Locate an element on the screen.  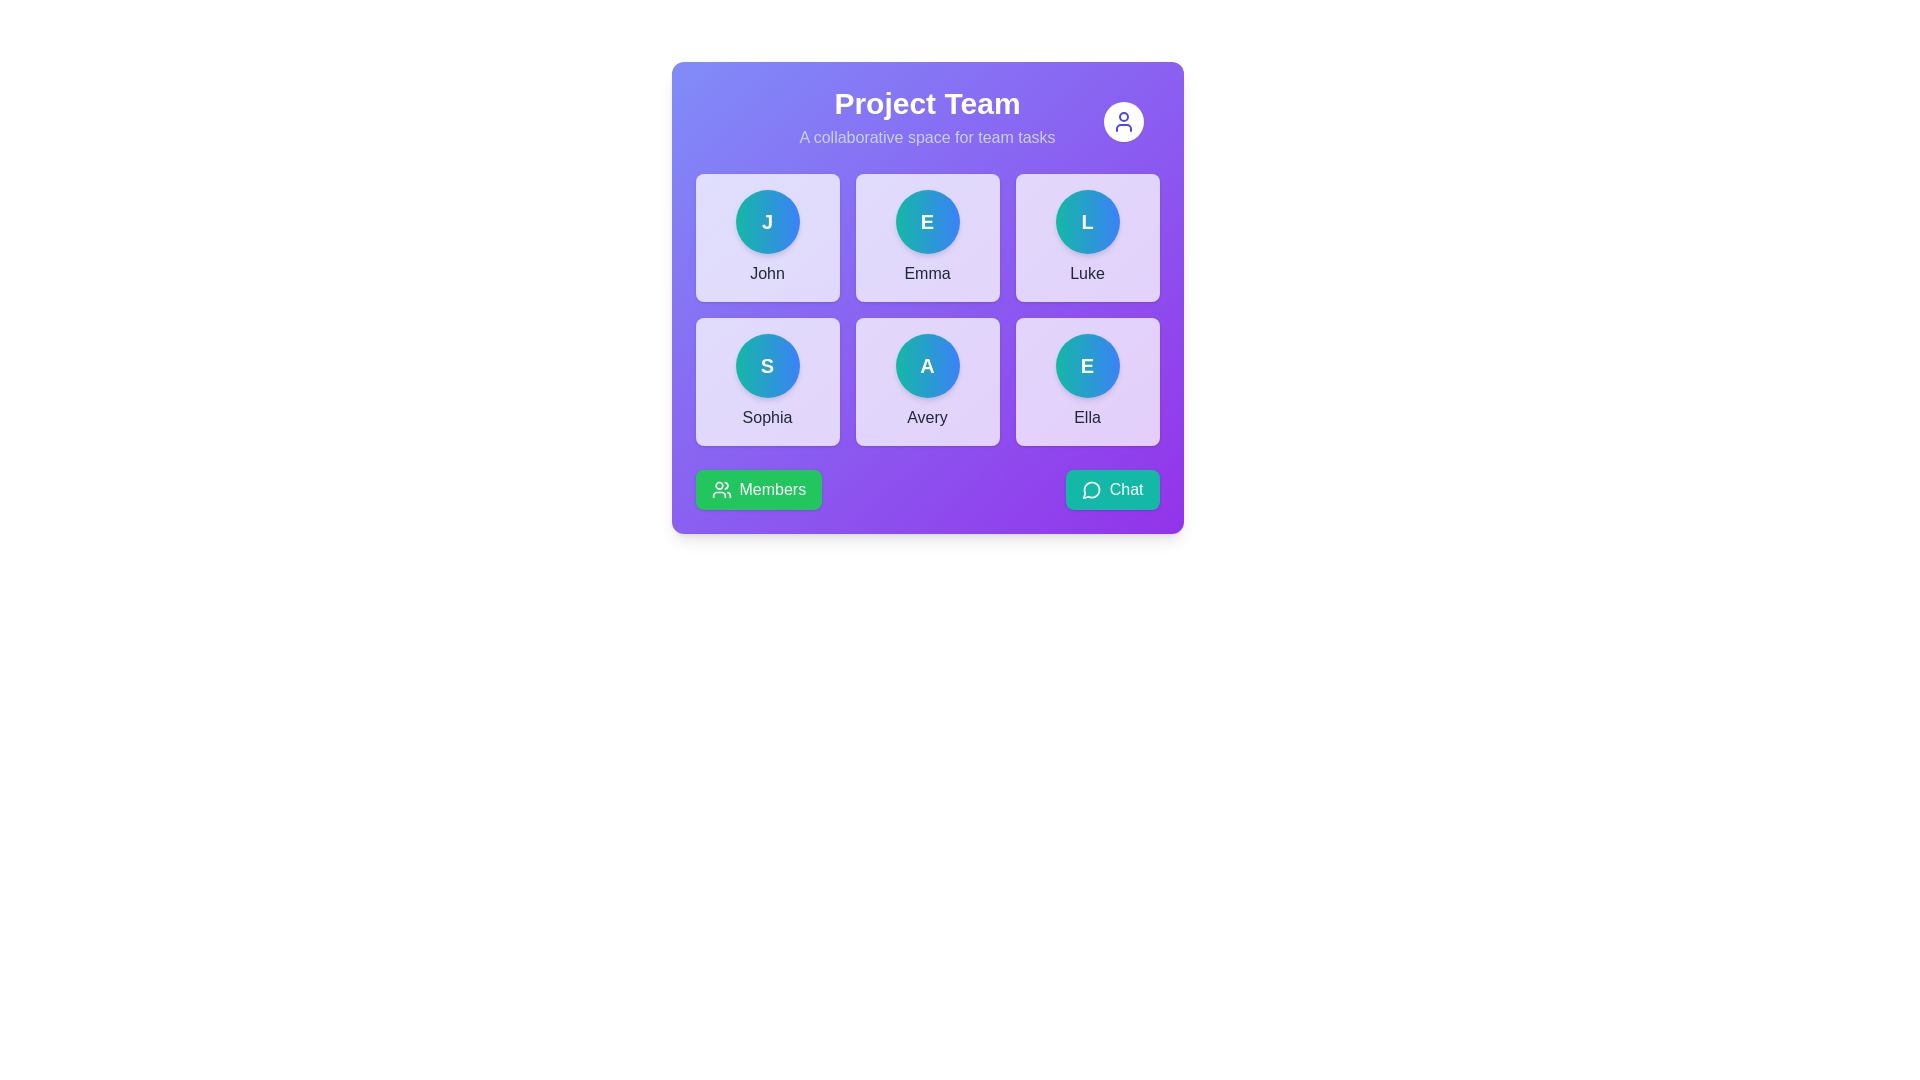
the Profile card featuring the name 'Ella' is located at coordinates (1086, 381).